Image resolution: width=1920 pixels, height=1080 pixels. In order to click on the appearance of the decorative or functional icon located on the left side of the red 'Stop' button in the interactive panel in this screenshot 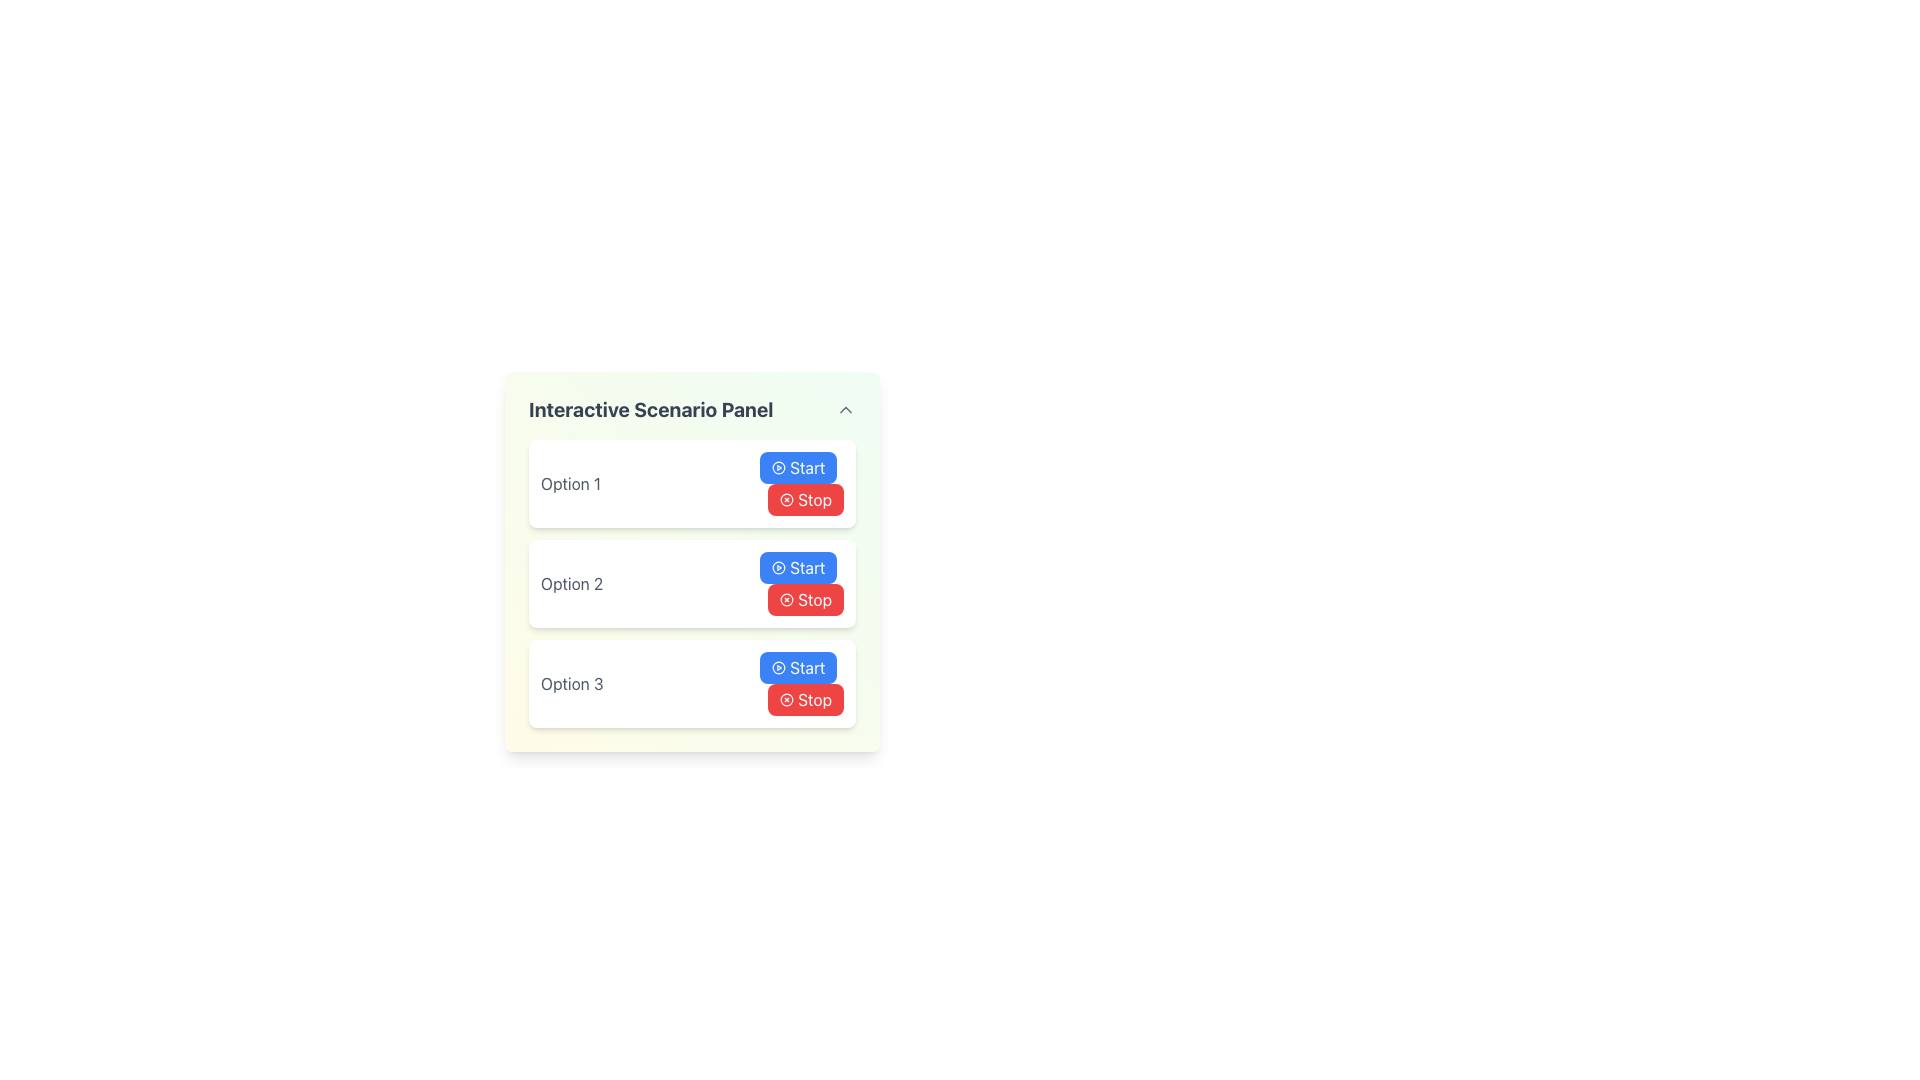, I will do `click(786, 599)`.